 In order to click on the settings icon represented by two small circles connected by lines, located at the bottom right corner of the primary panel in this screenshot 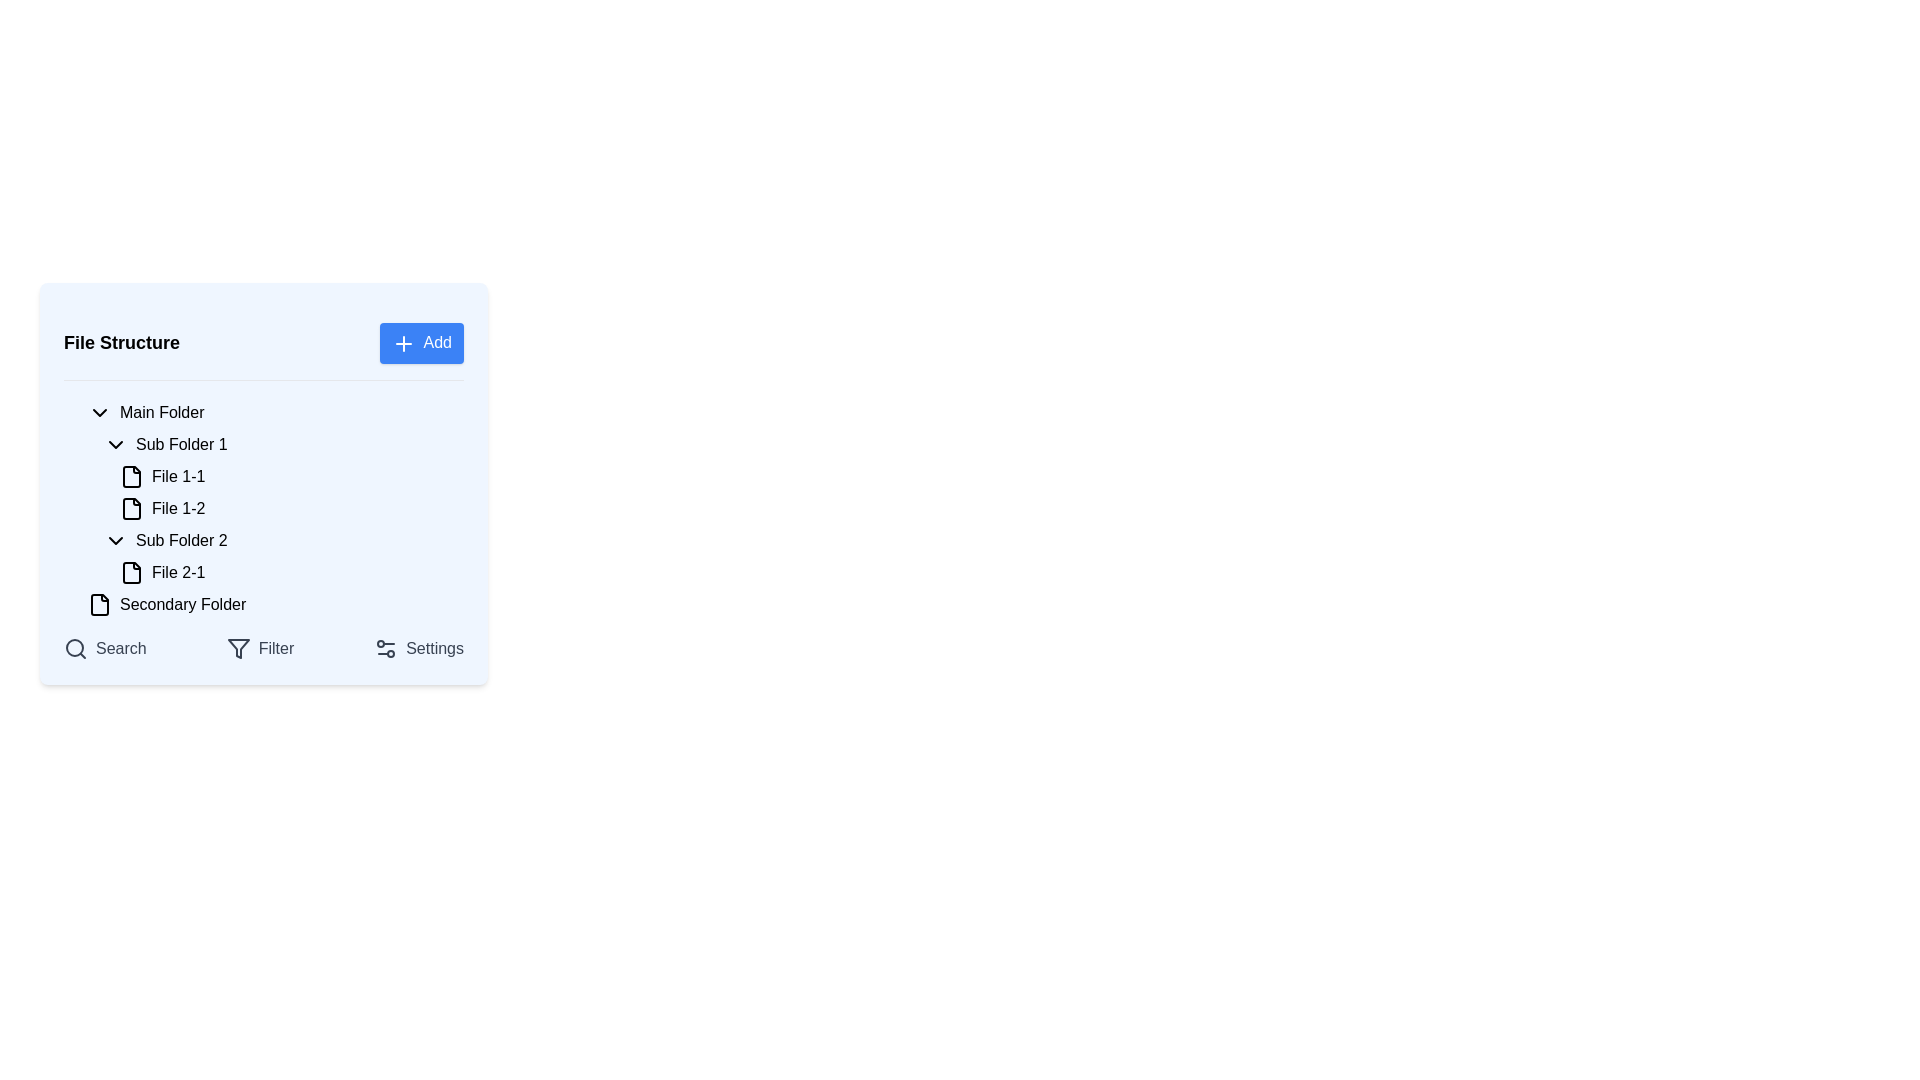, I will do `click(386, 648)`.